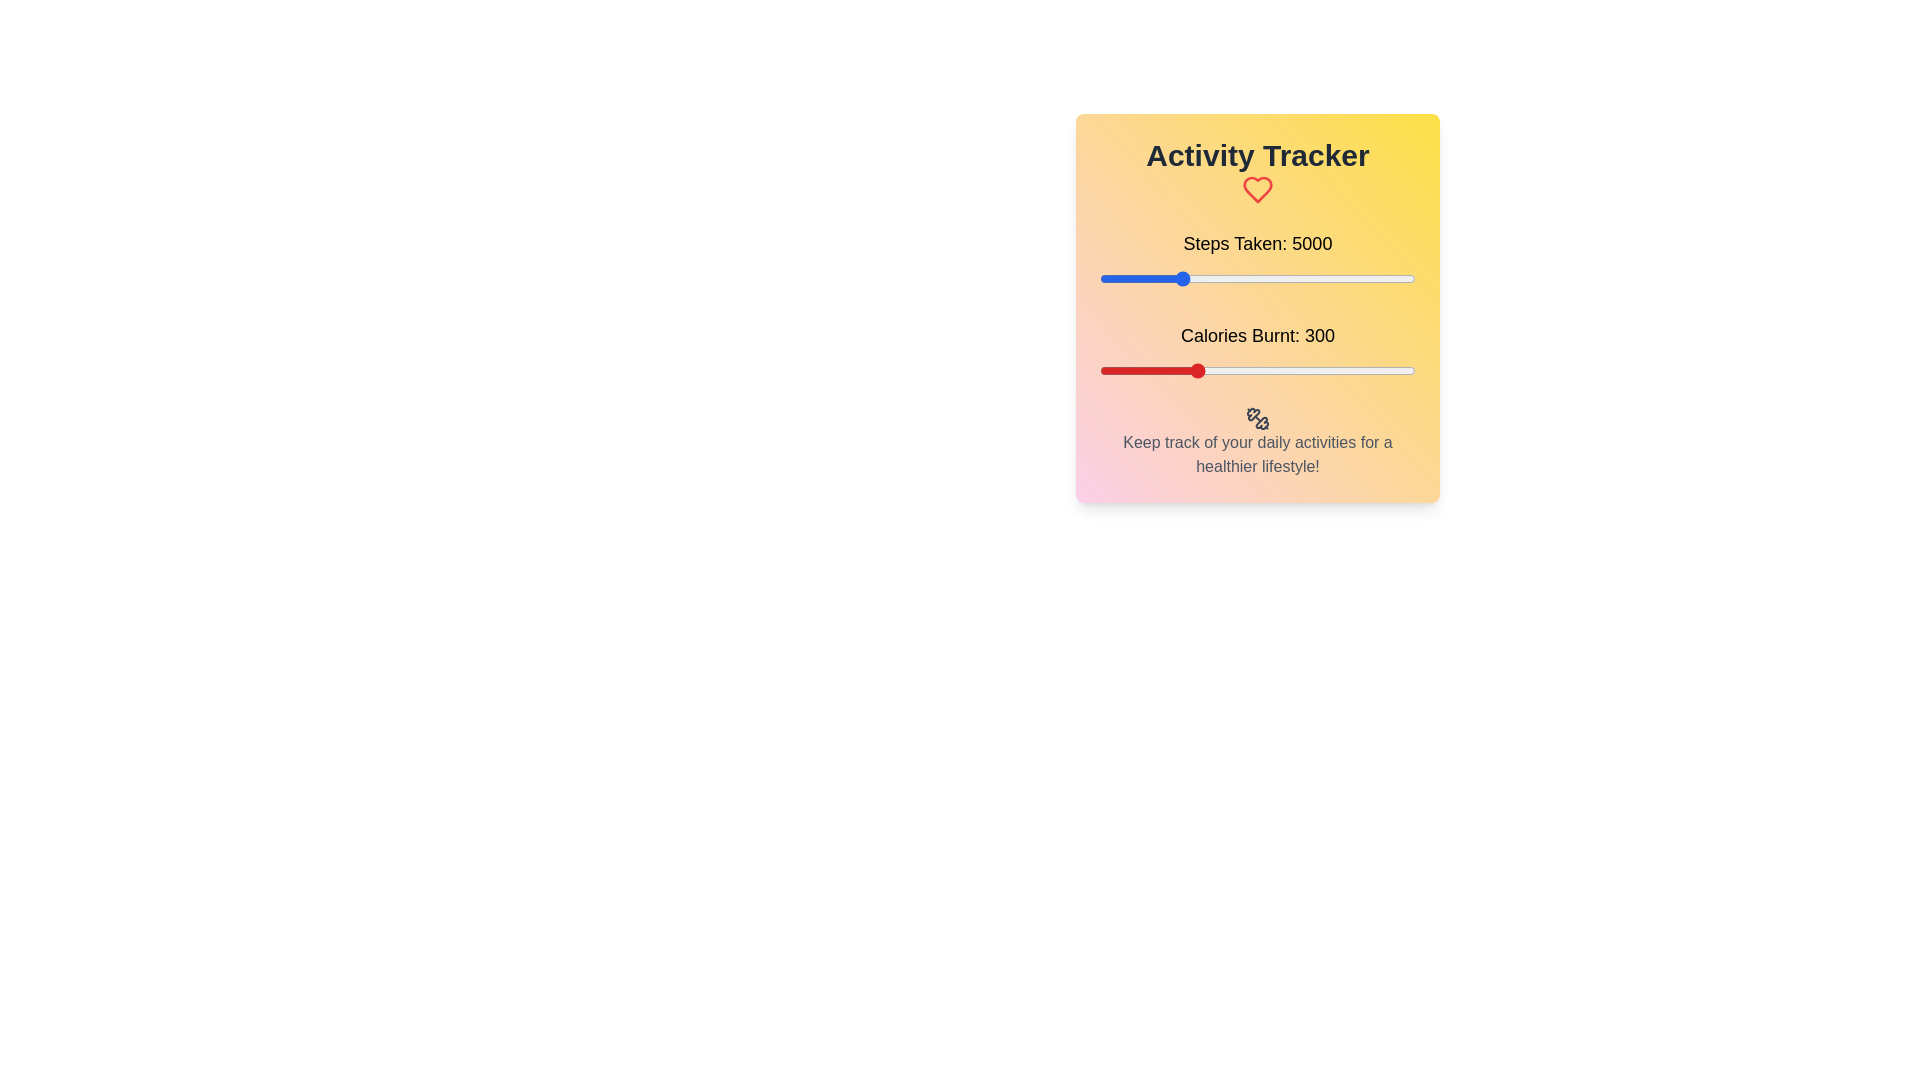  Describe the element at coordinates (1256, 305) in the screenshot. I see `the progress bars of the informational display which shows 'Steps Taken: 5000' and 'Calories Burnt: 300' to evaluate progress` at that location.